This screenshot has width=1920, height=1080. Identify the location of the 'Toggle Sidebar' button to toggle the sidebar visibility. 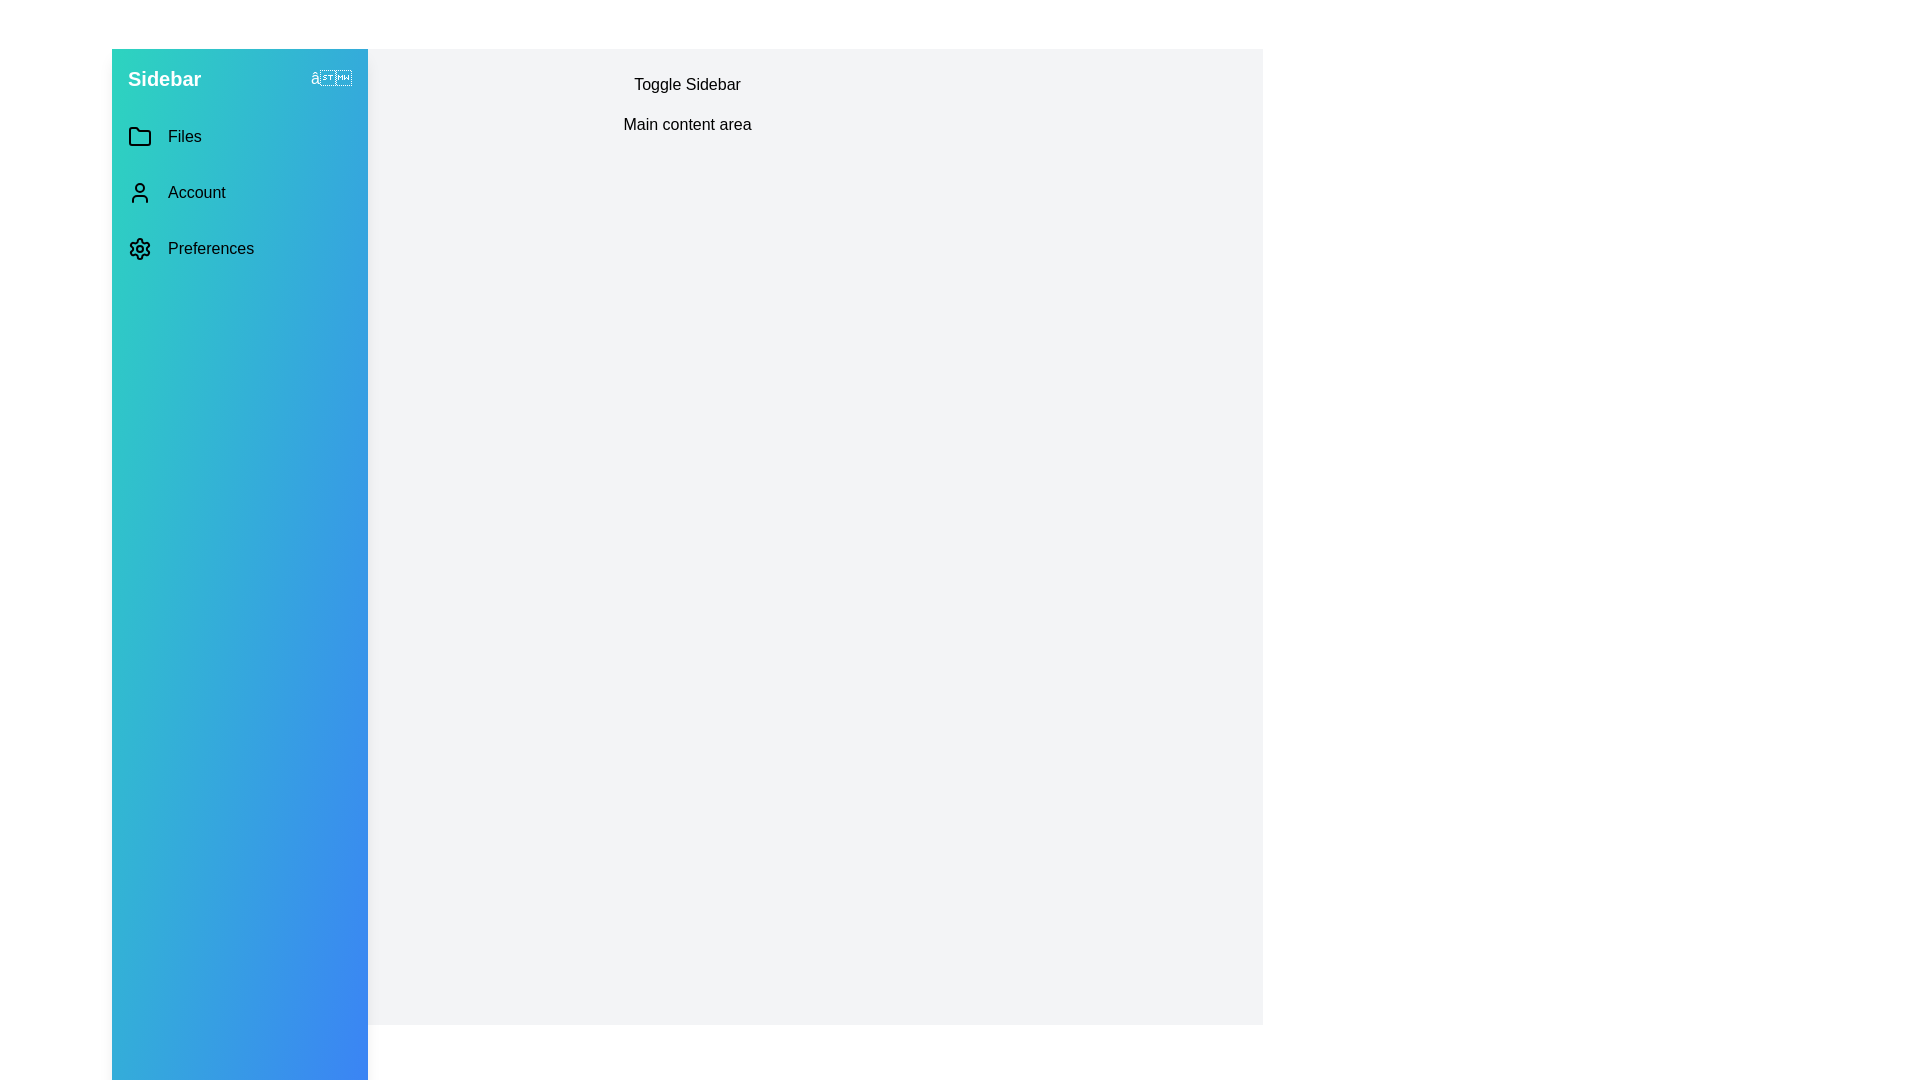
(687, 83).